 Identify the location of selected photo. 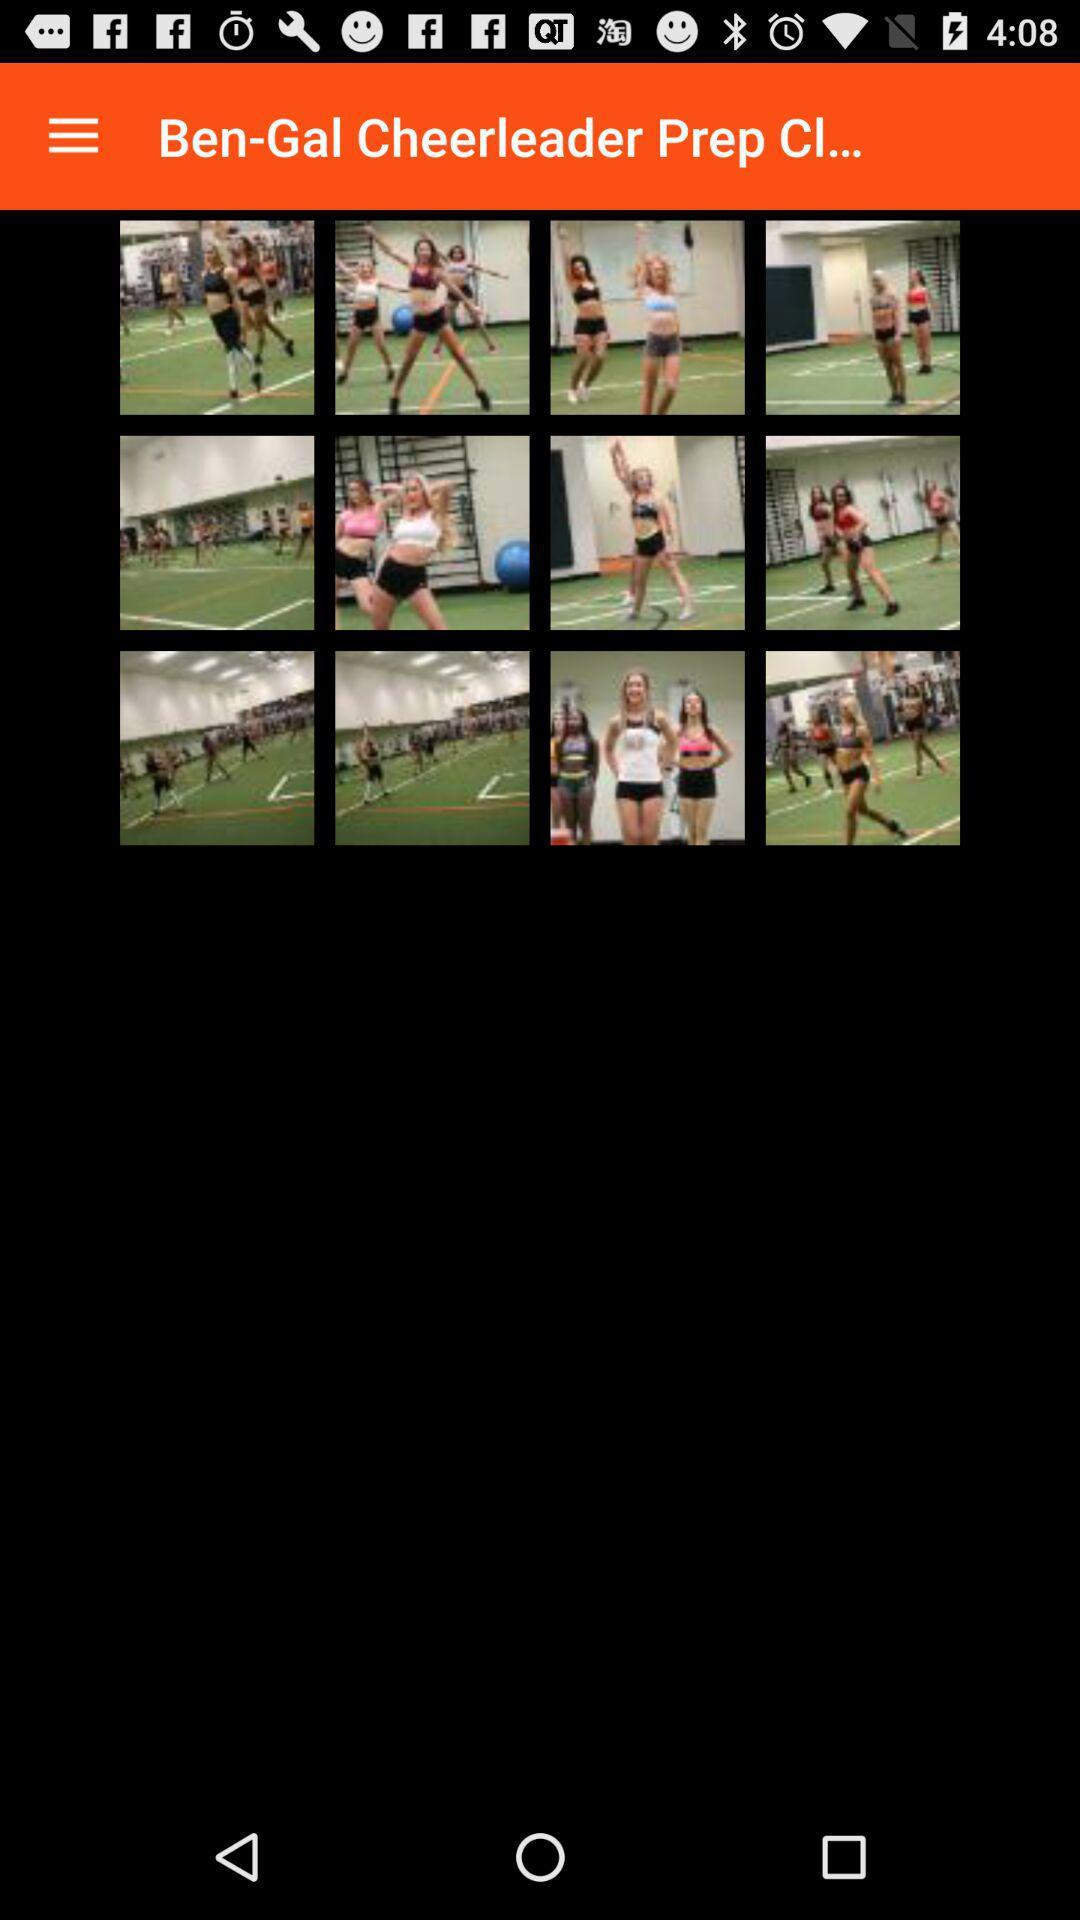
(861, 532).